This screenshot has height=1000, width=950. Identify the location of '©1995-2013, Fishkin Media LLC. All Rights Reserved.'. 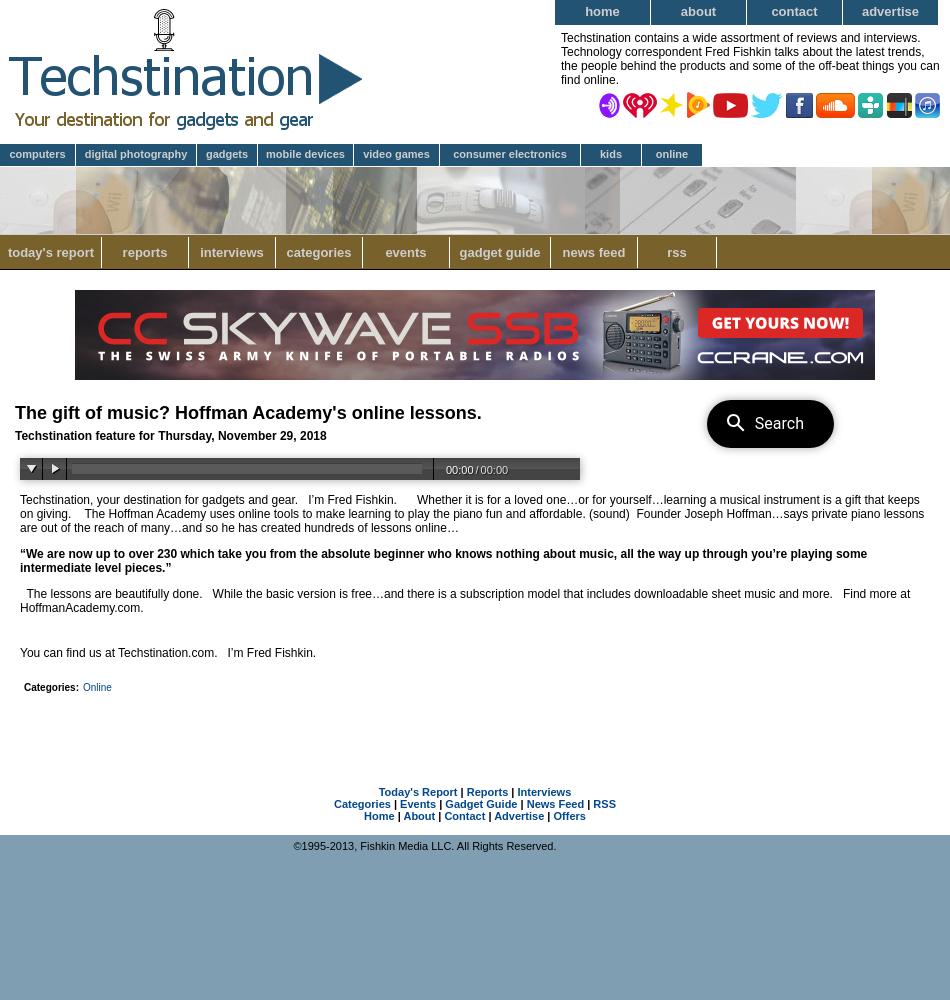
(423, 845).